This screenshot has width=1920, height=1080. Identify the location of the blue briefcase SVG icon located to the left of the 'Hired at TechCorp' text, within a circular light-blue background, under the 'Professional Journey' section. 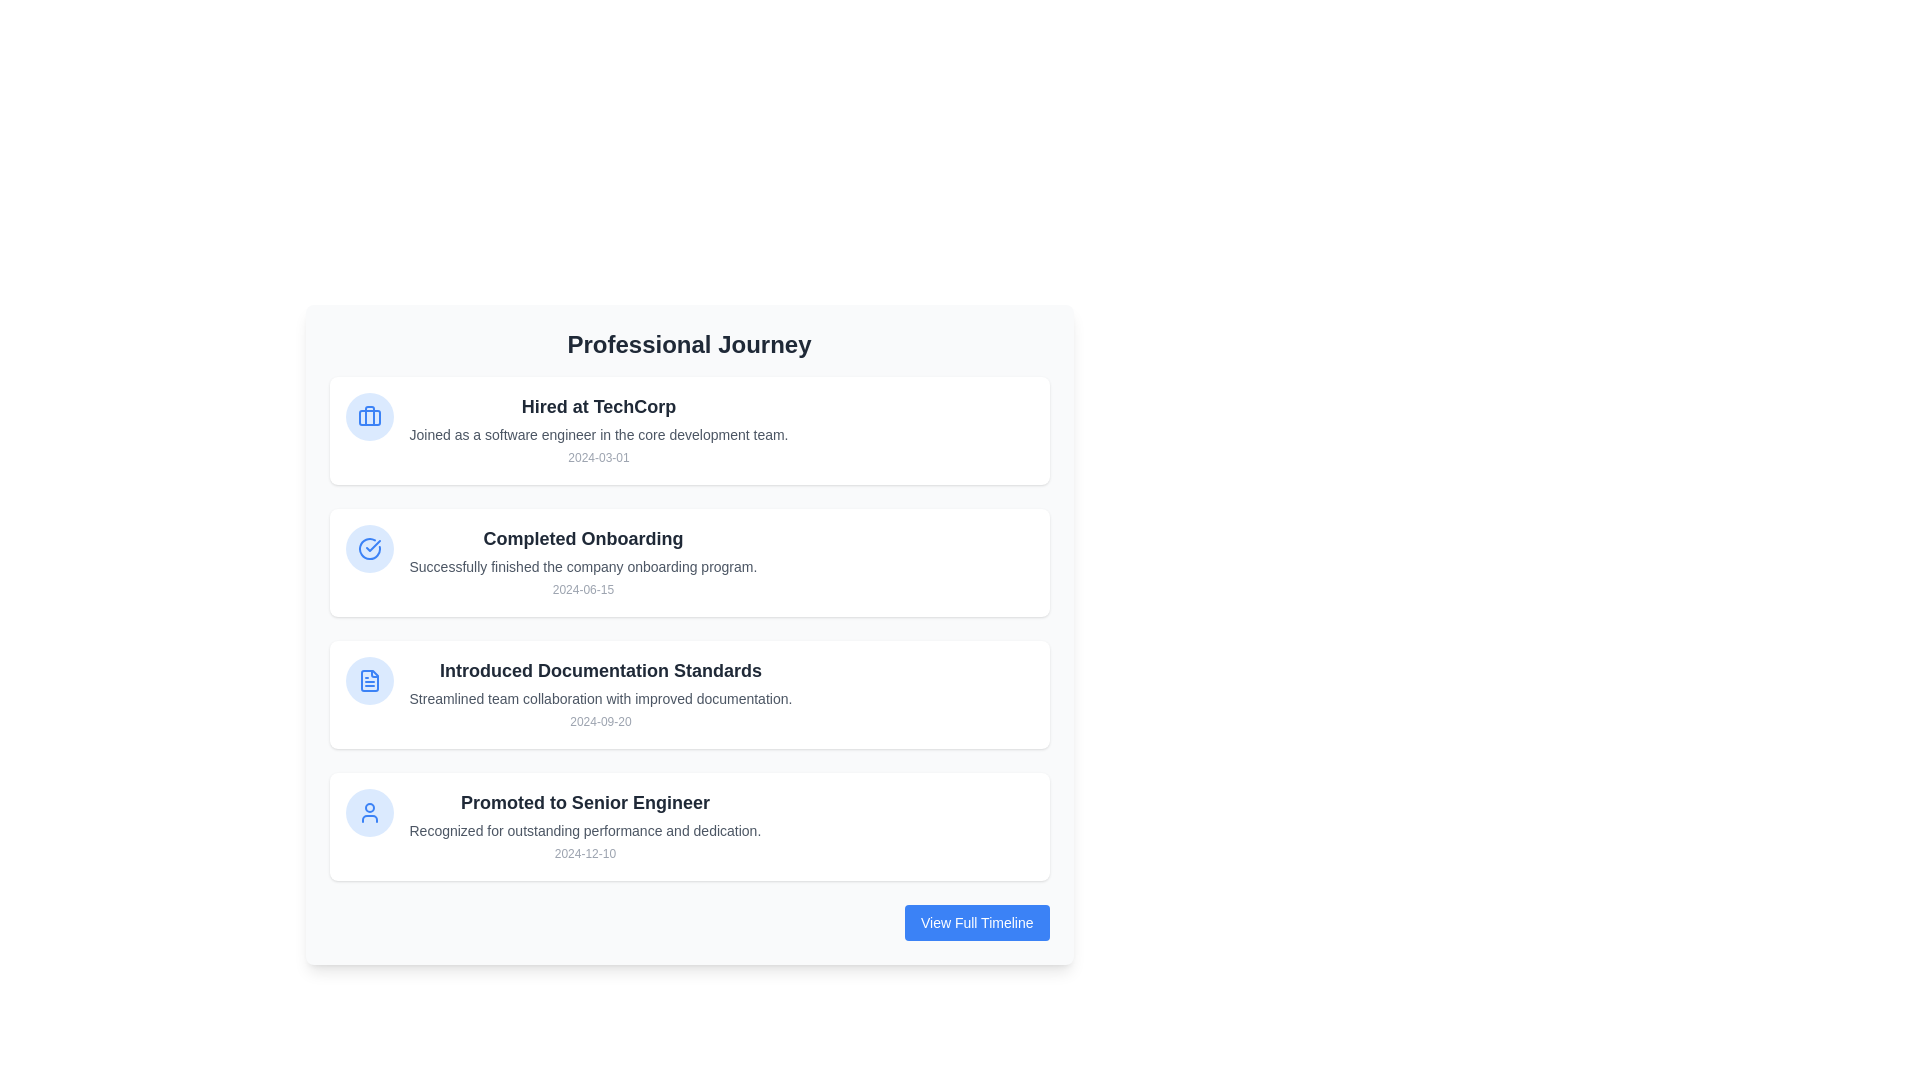
(369, 415).